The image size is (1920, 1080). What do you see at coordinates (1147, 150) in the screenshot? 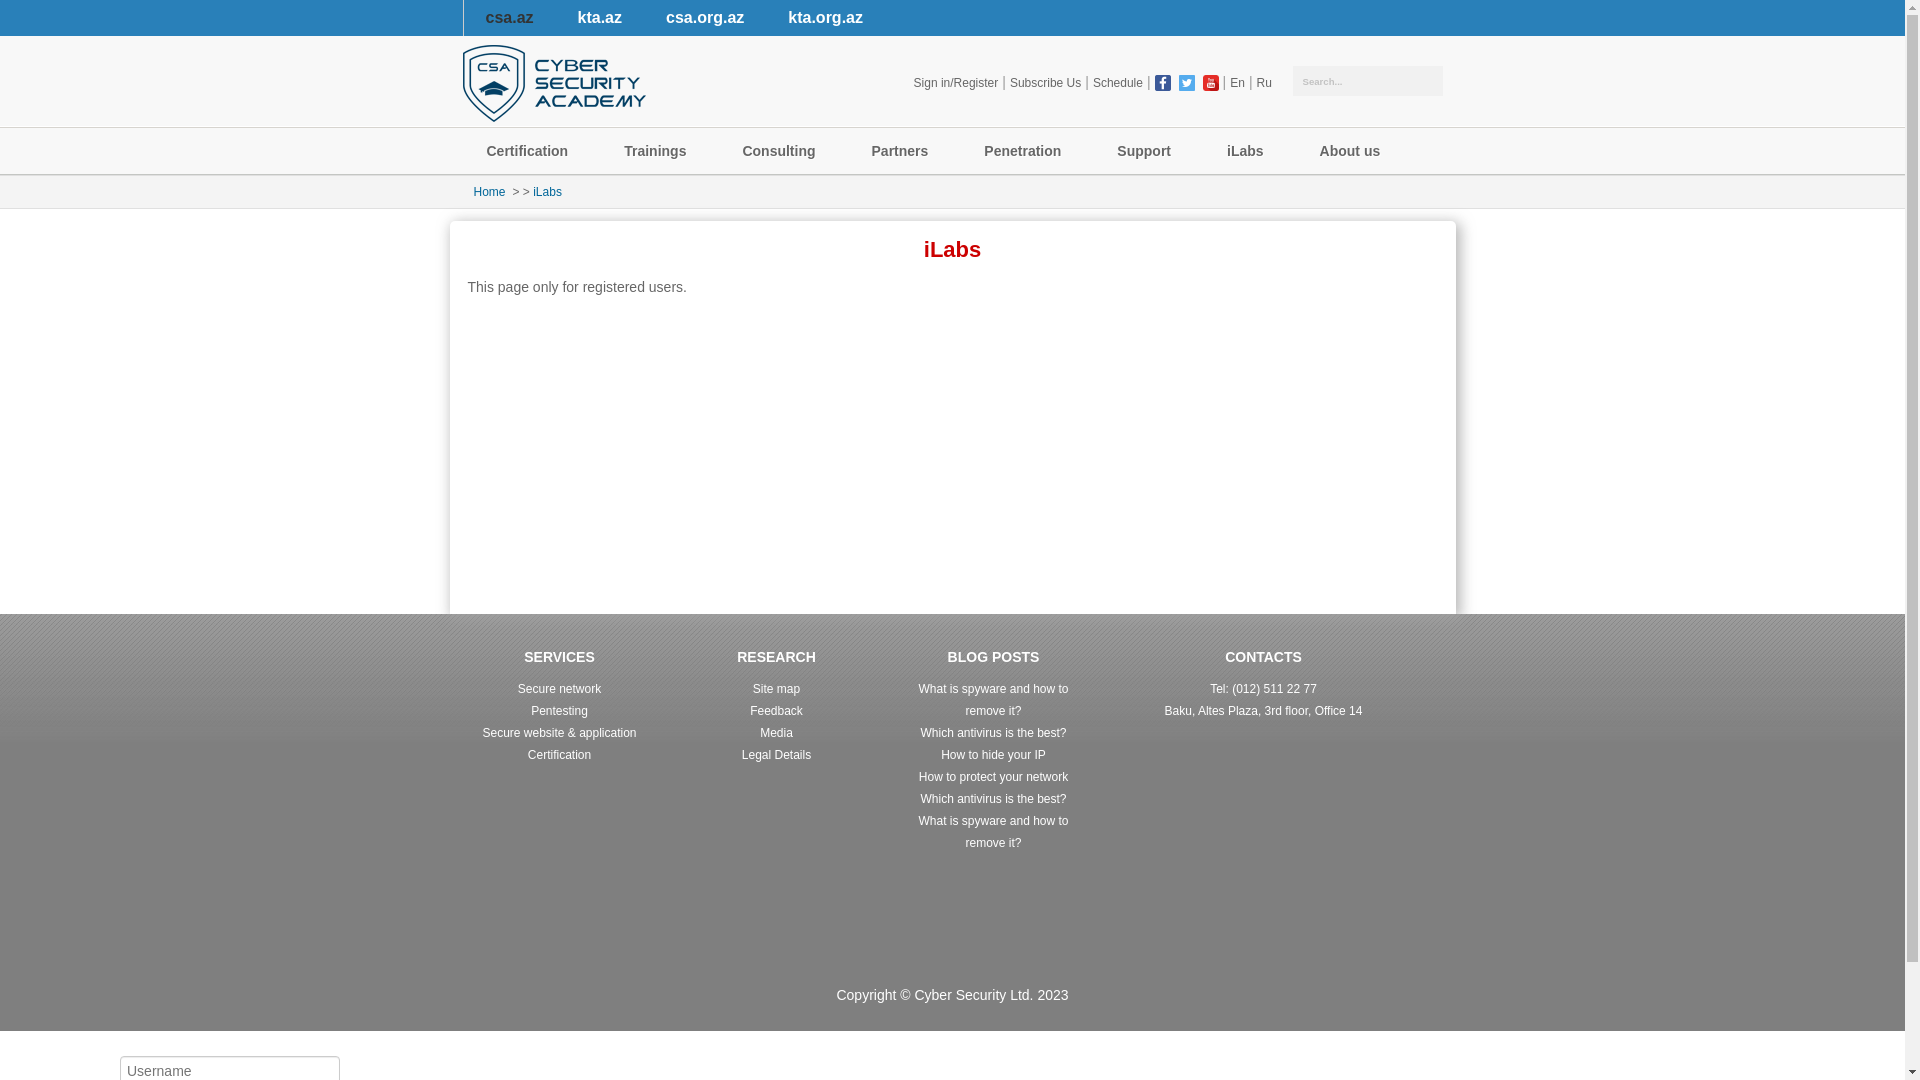
I see `'Support'` at bounding box center [1147, 150].